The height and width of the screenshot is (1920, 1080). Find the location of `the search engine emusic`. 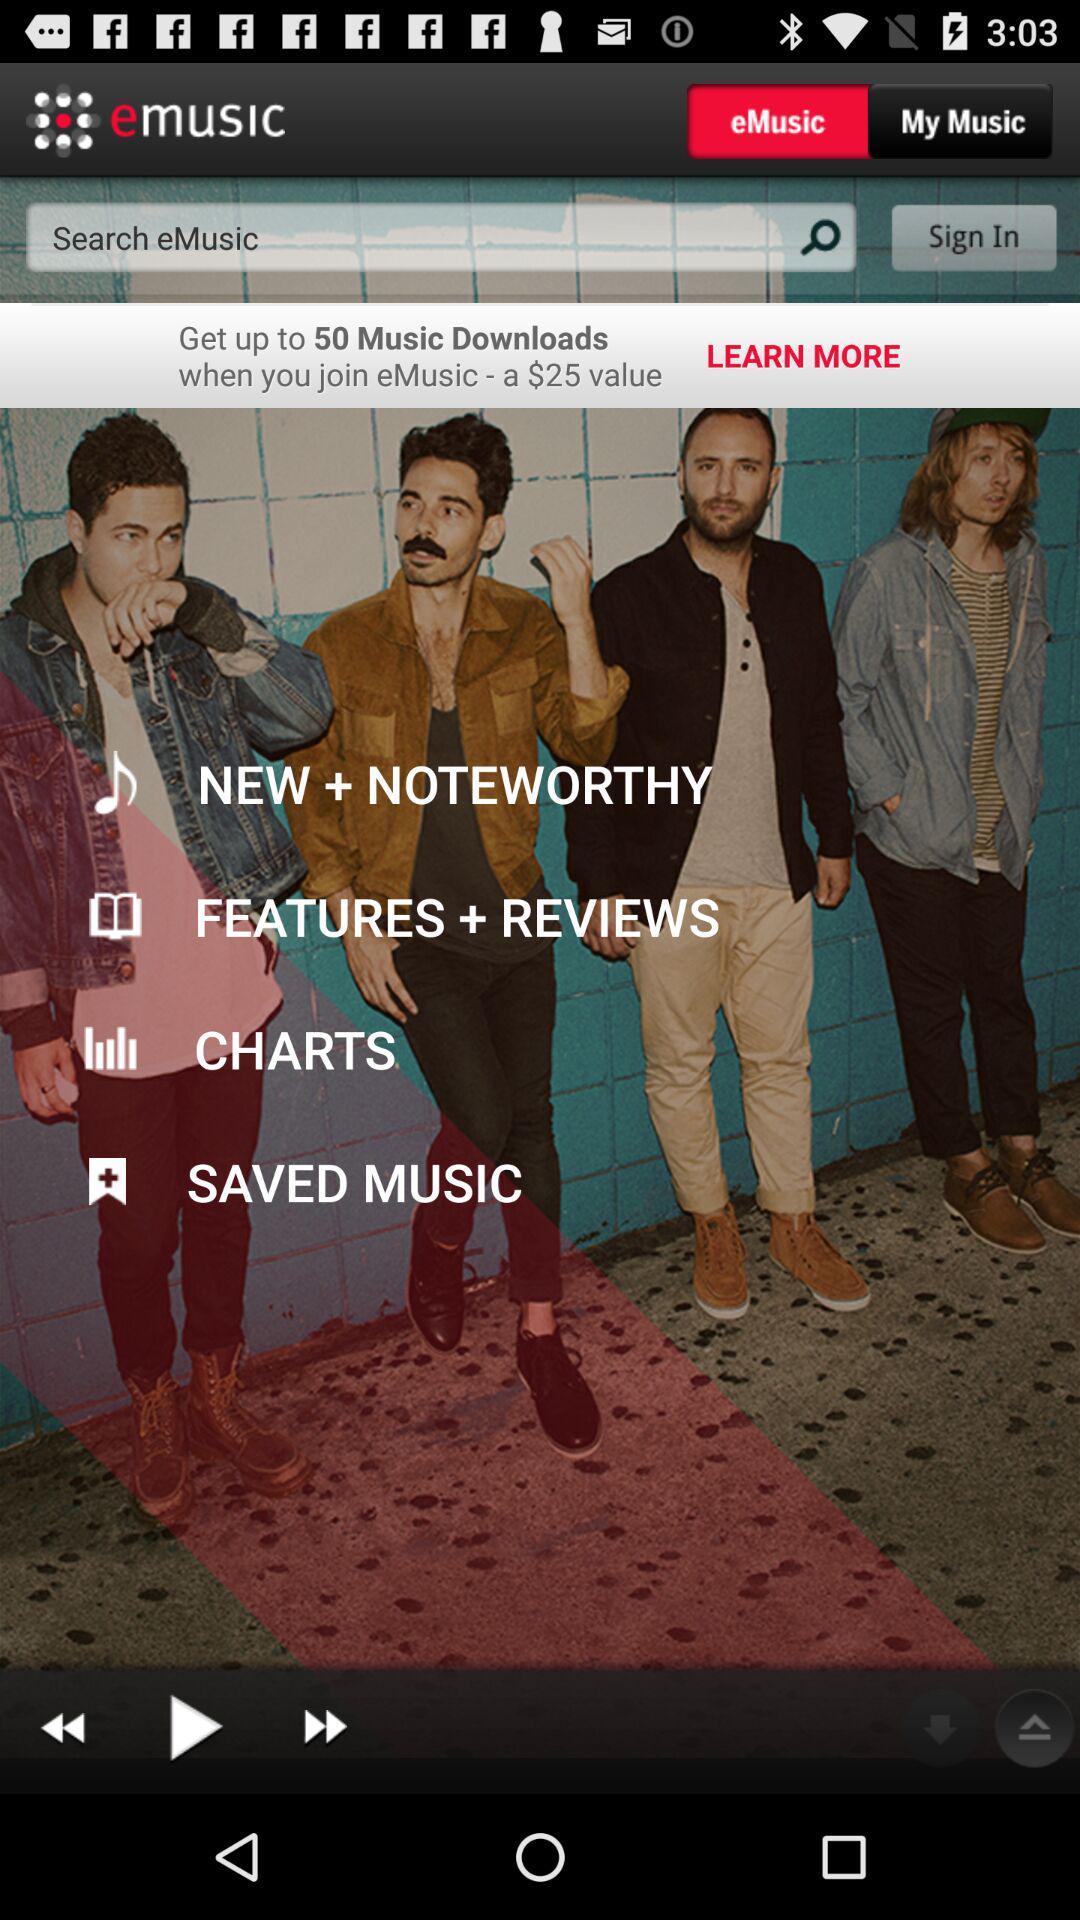

the search engine emusic is located at coordinates (440, 237).